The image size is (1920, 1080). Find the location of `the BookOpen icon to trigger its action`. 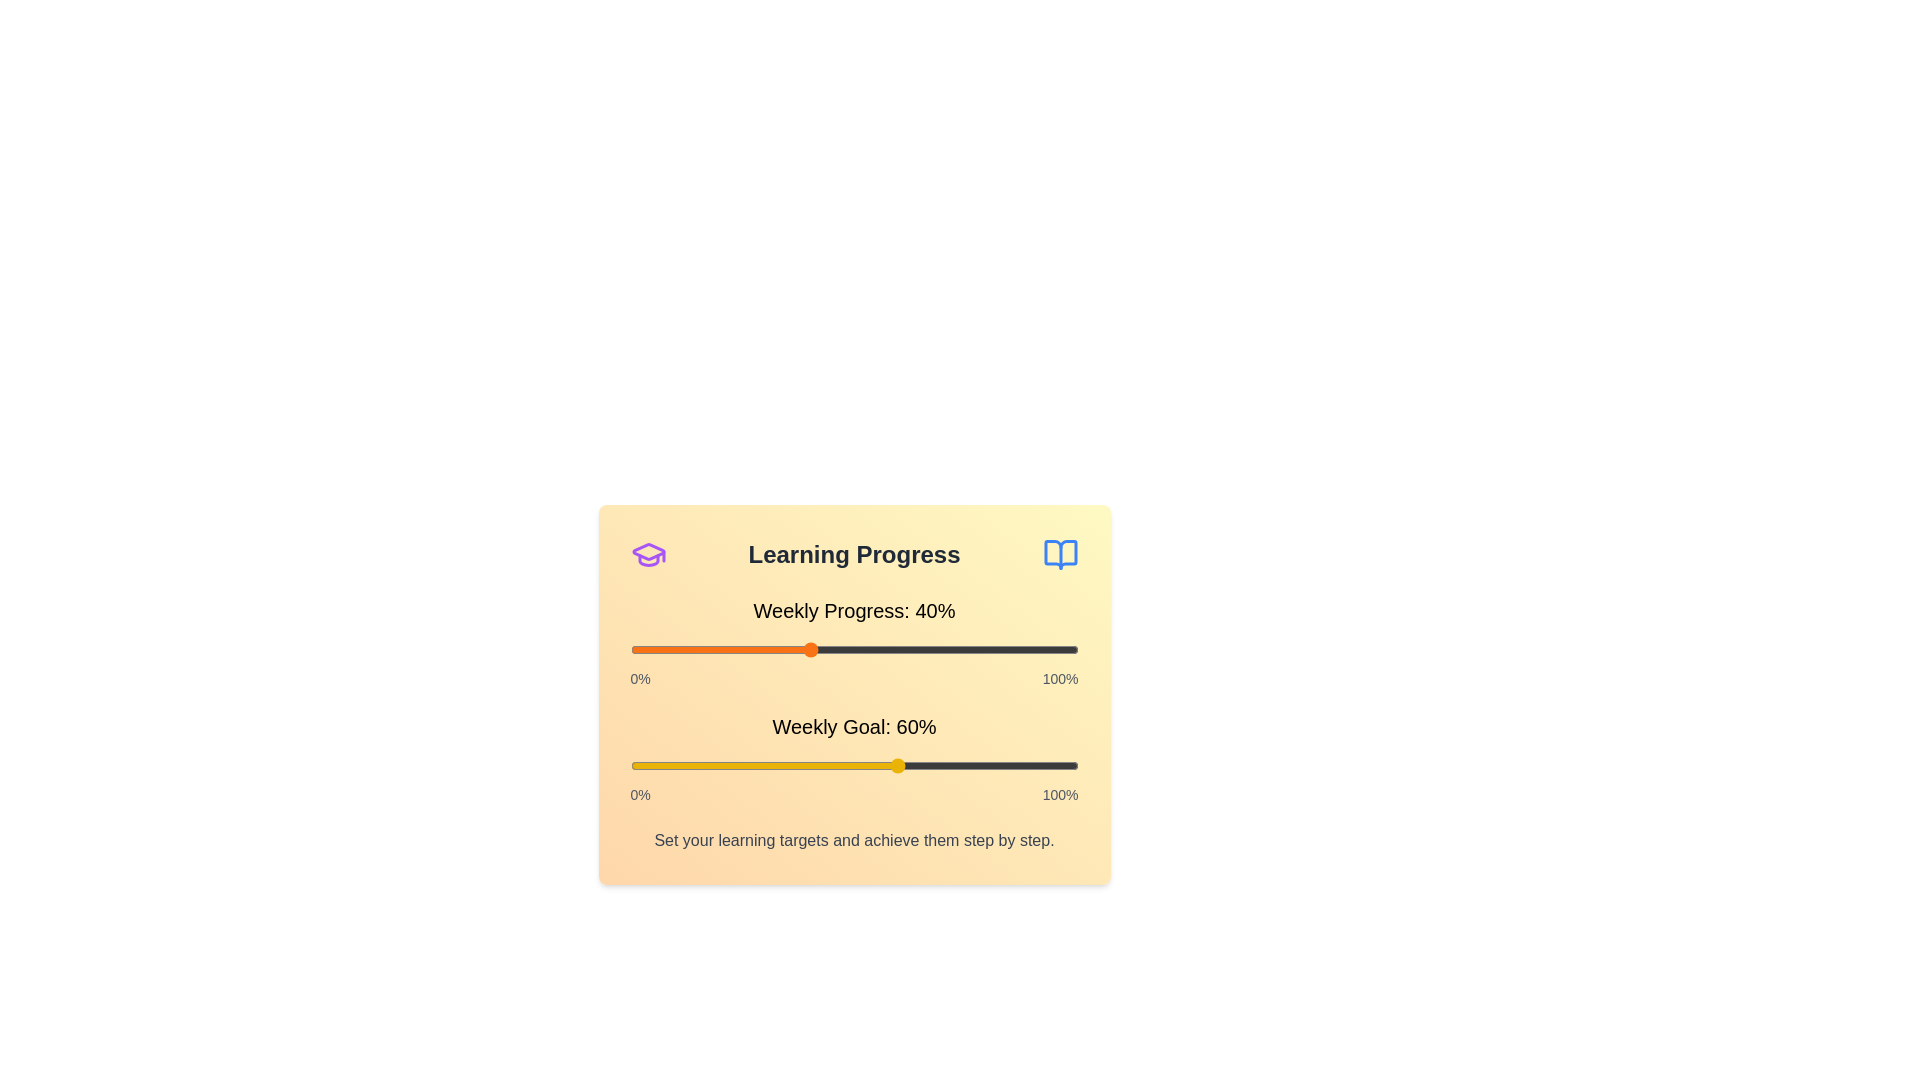

the BookOpen icon to trigger its action is located at coordinates (1059, 555).